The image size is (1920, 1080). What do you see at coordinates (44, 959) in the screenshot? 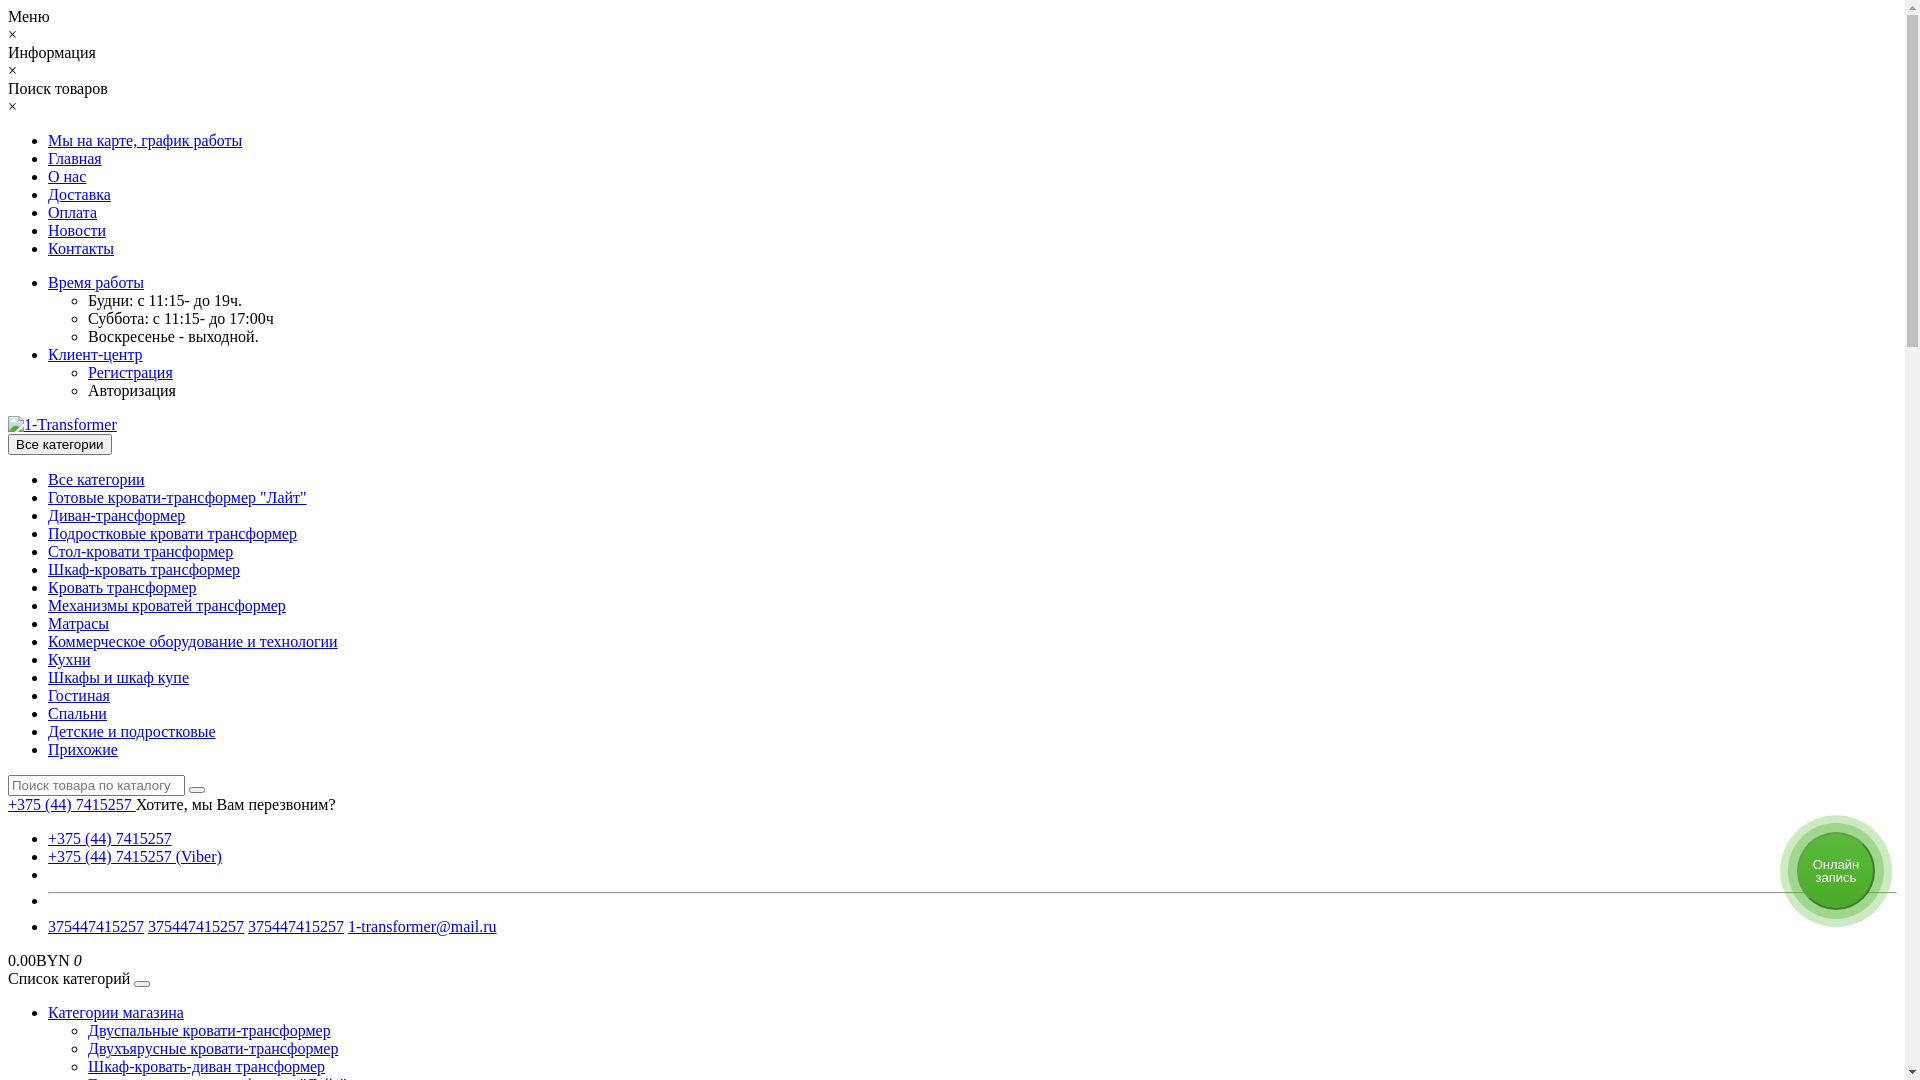
I see `'0.00BYN 0'` at bounding box center [44, 959].